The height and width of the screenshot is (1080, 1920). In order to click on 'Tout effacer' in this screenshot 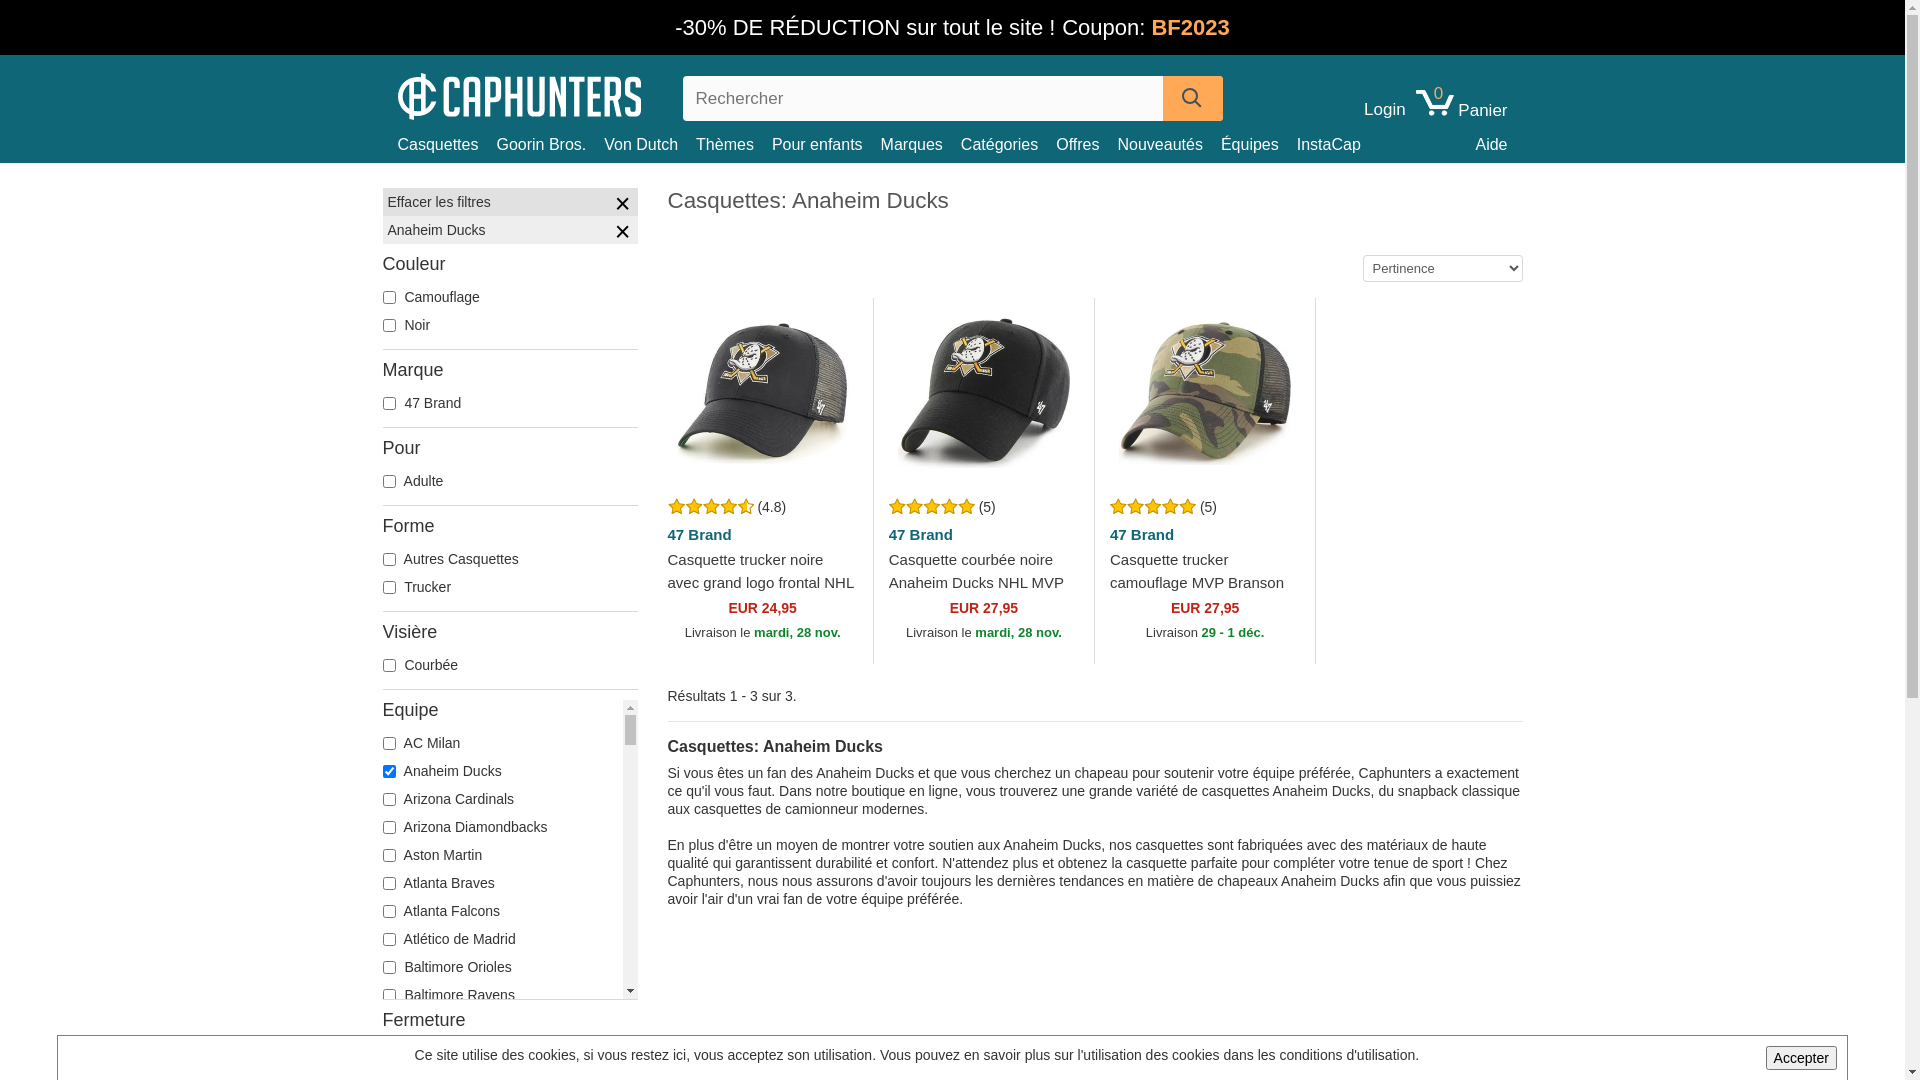, I will do `click(622, 205)`.